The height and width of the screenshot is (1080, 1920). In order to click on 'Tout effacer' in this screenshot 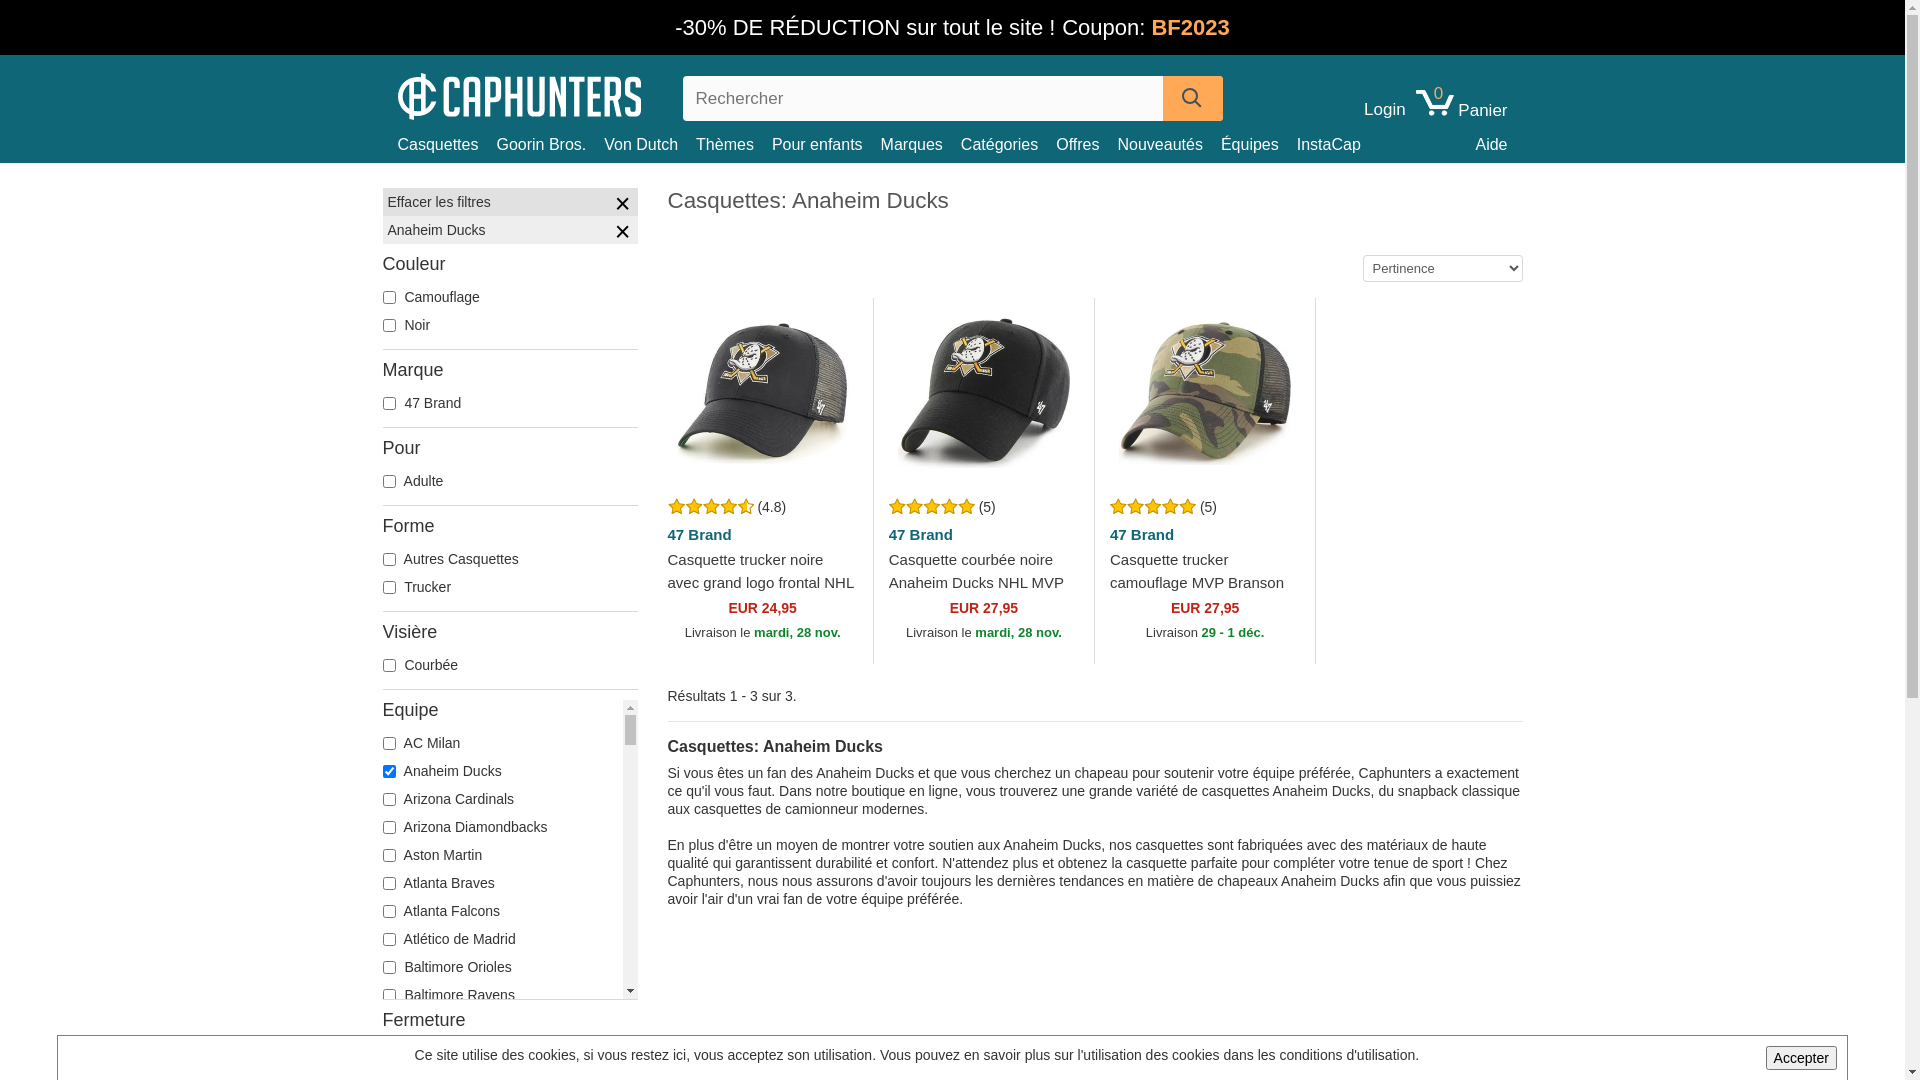, I will do `click(622, 205)`.